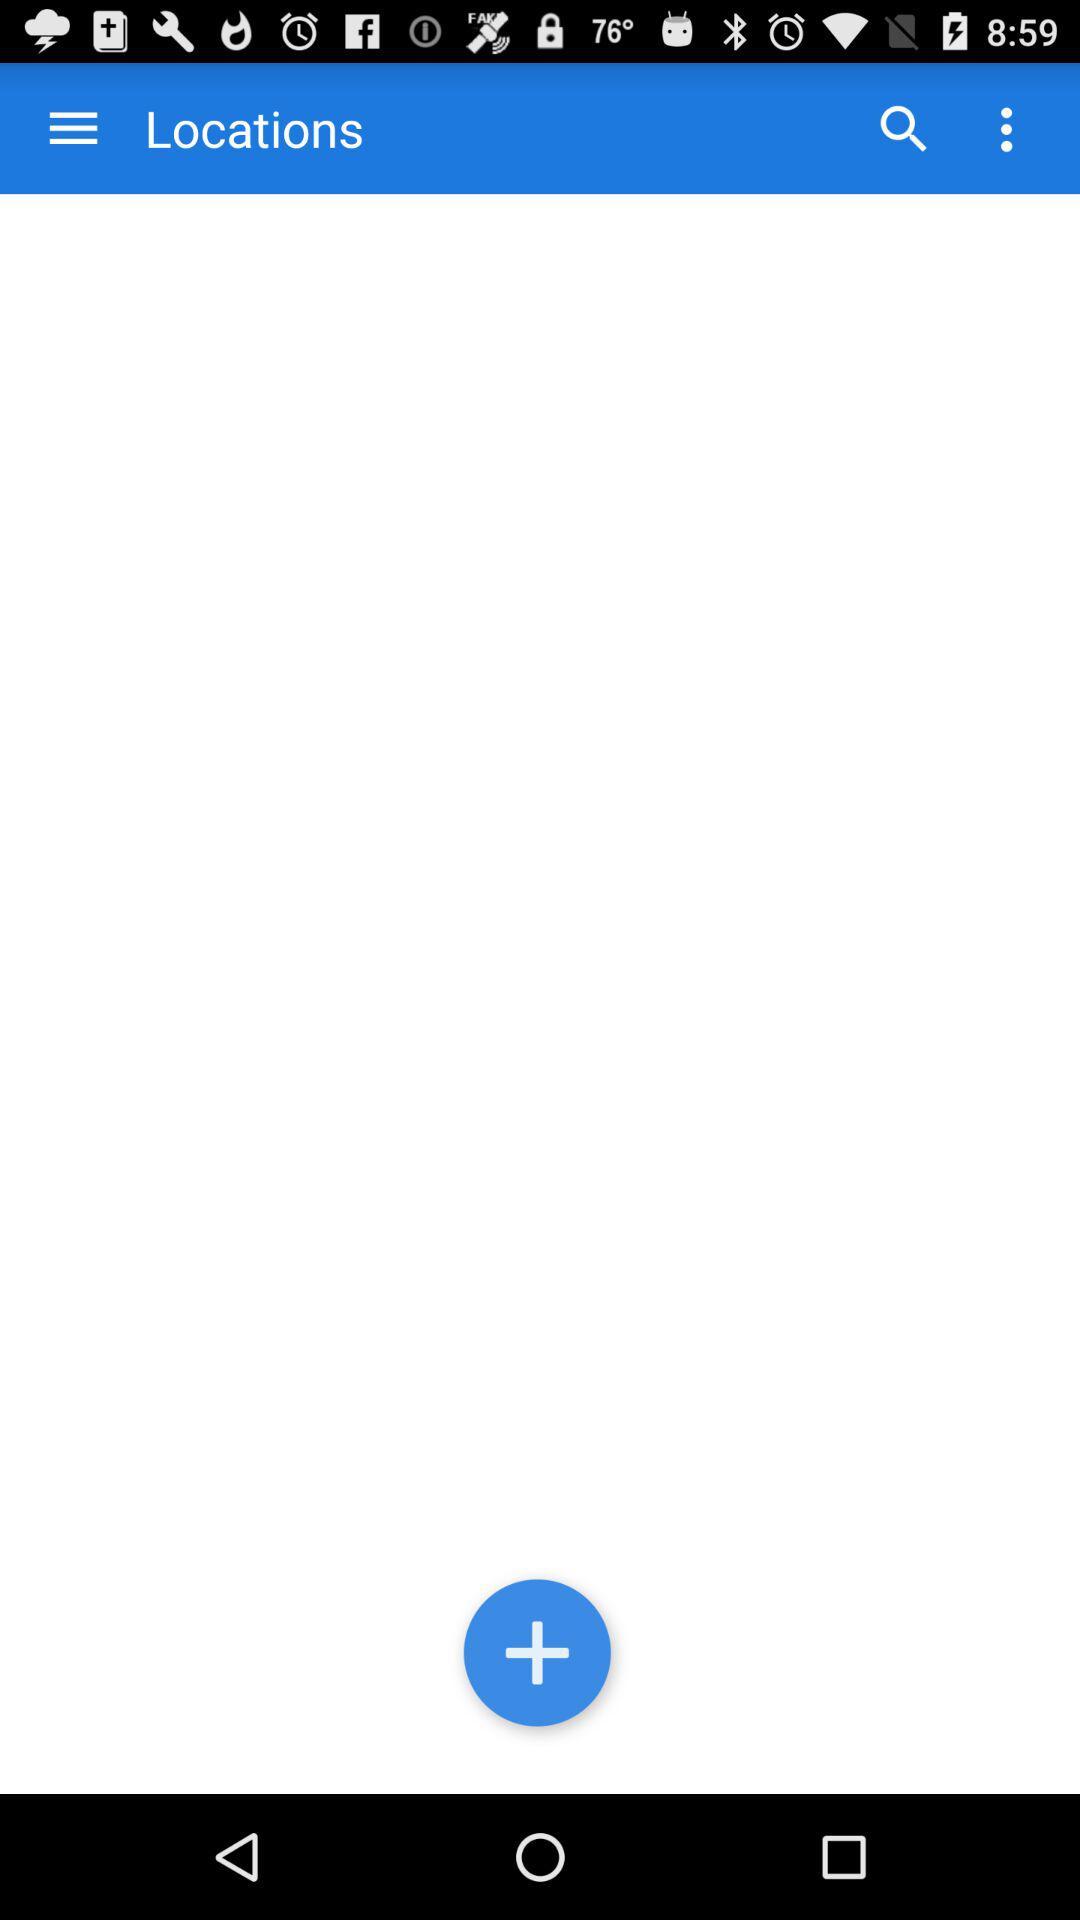 This screenshot has width=1080, height=1920. What do you see at coordinates (72, 136) in the screenshot?
I see `the menu icon` at bounding box center [72, 136].